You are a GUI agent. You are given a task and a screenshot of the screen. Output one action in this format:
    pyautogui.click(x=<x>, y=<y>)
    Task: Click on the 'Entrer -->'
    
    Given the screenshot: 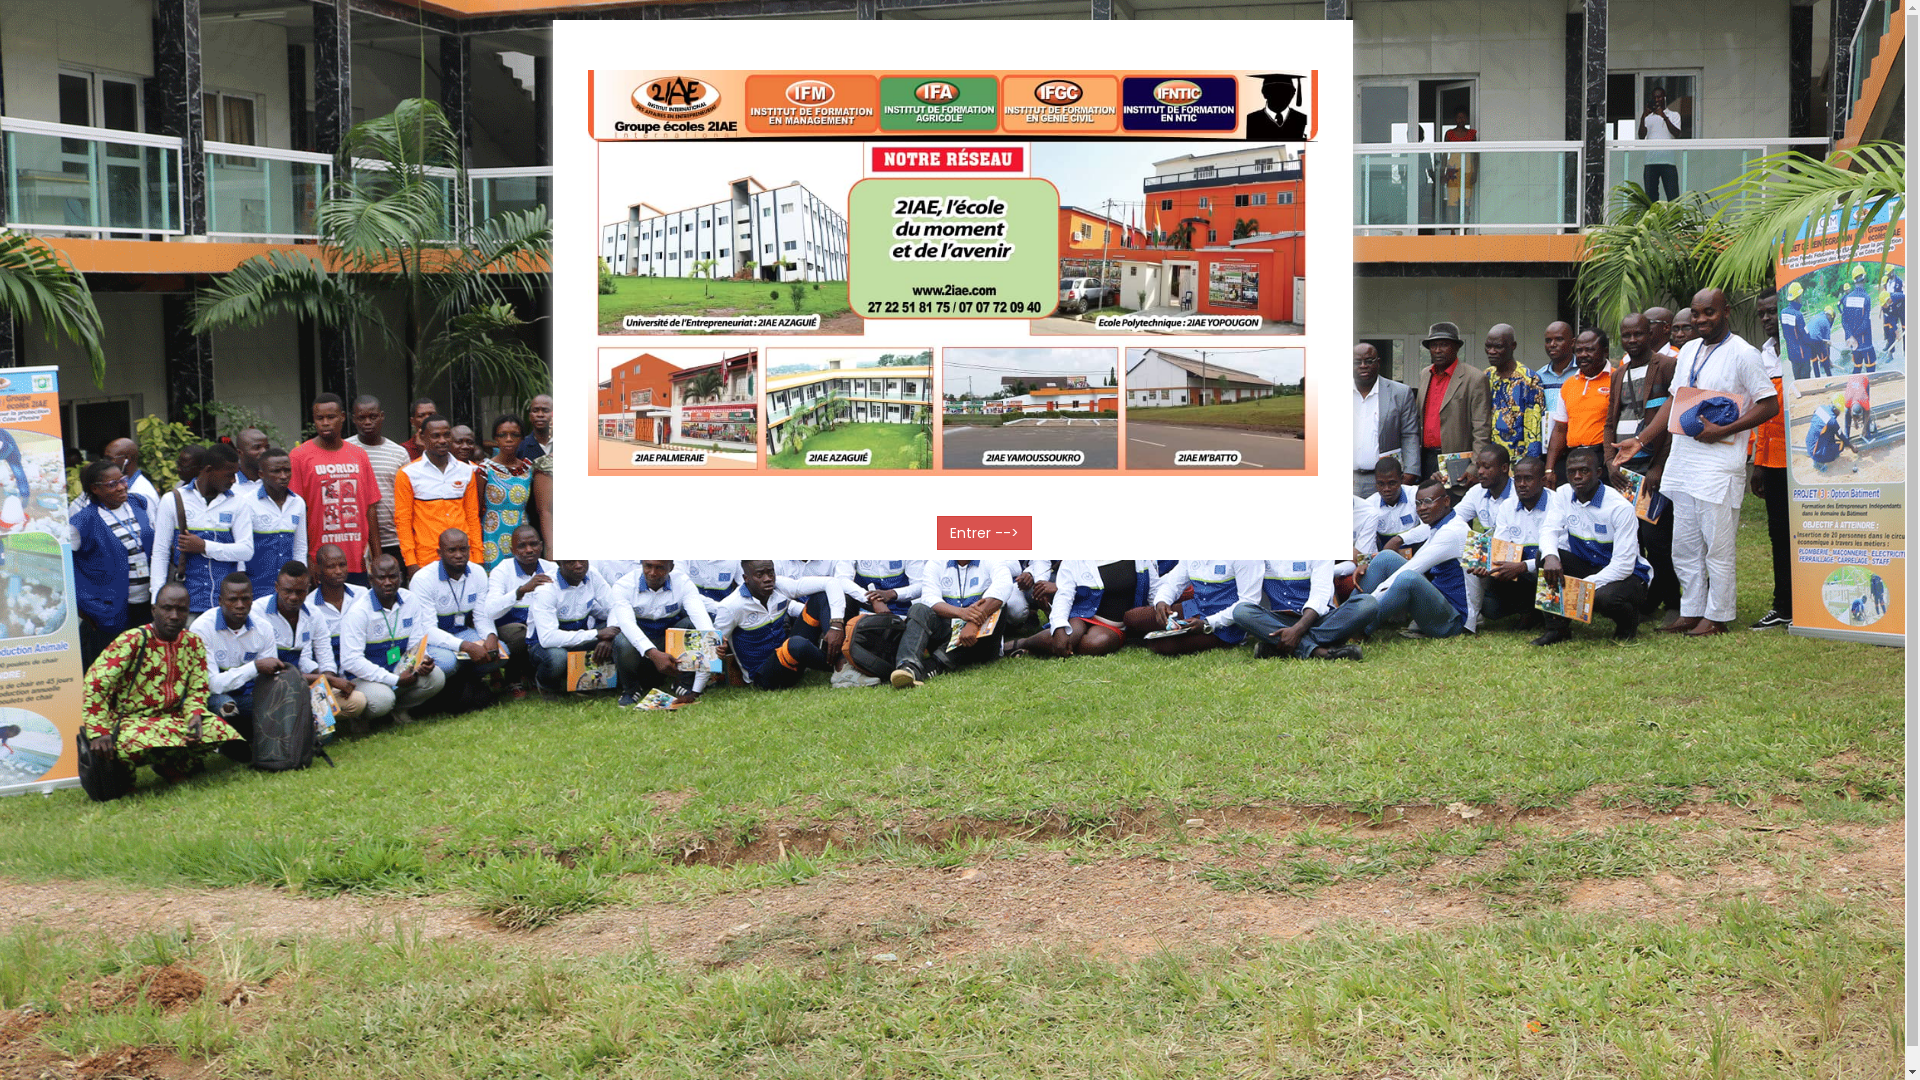 What is the action you would take?
    pyautogui.click(x=984, y=531)
    